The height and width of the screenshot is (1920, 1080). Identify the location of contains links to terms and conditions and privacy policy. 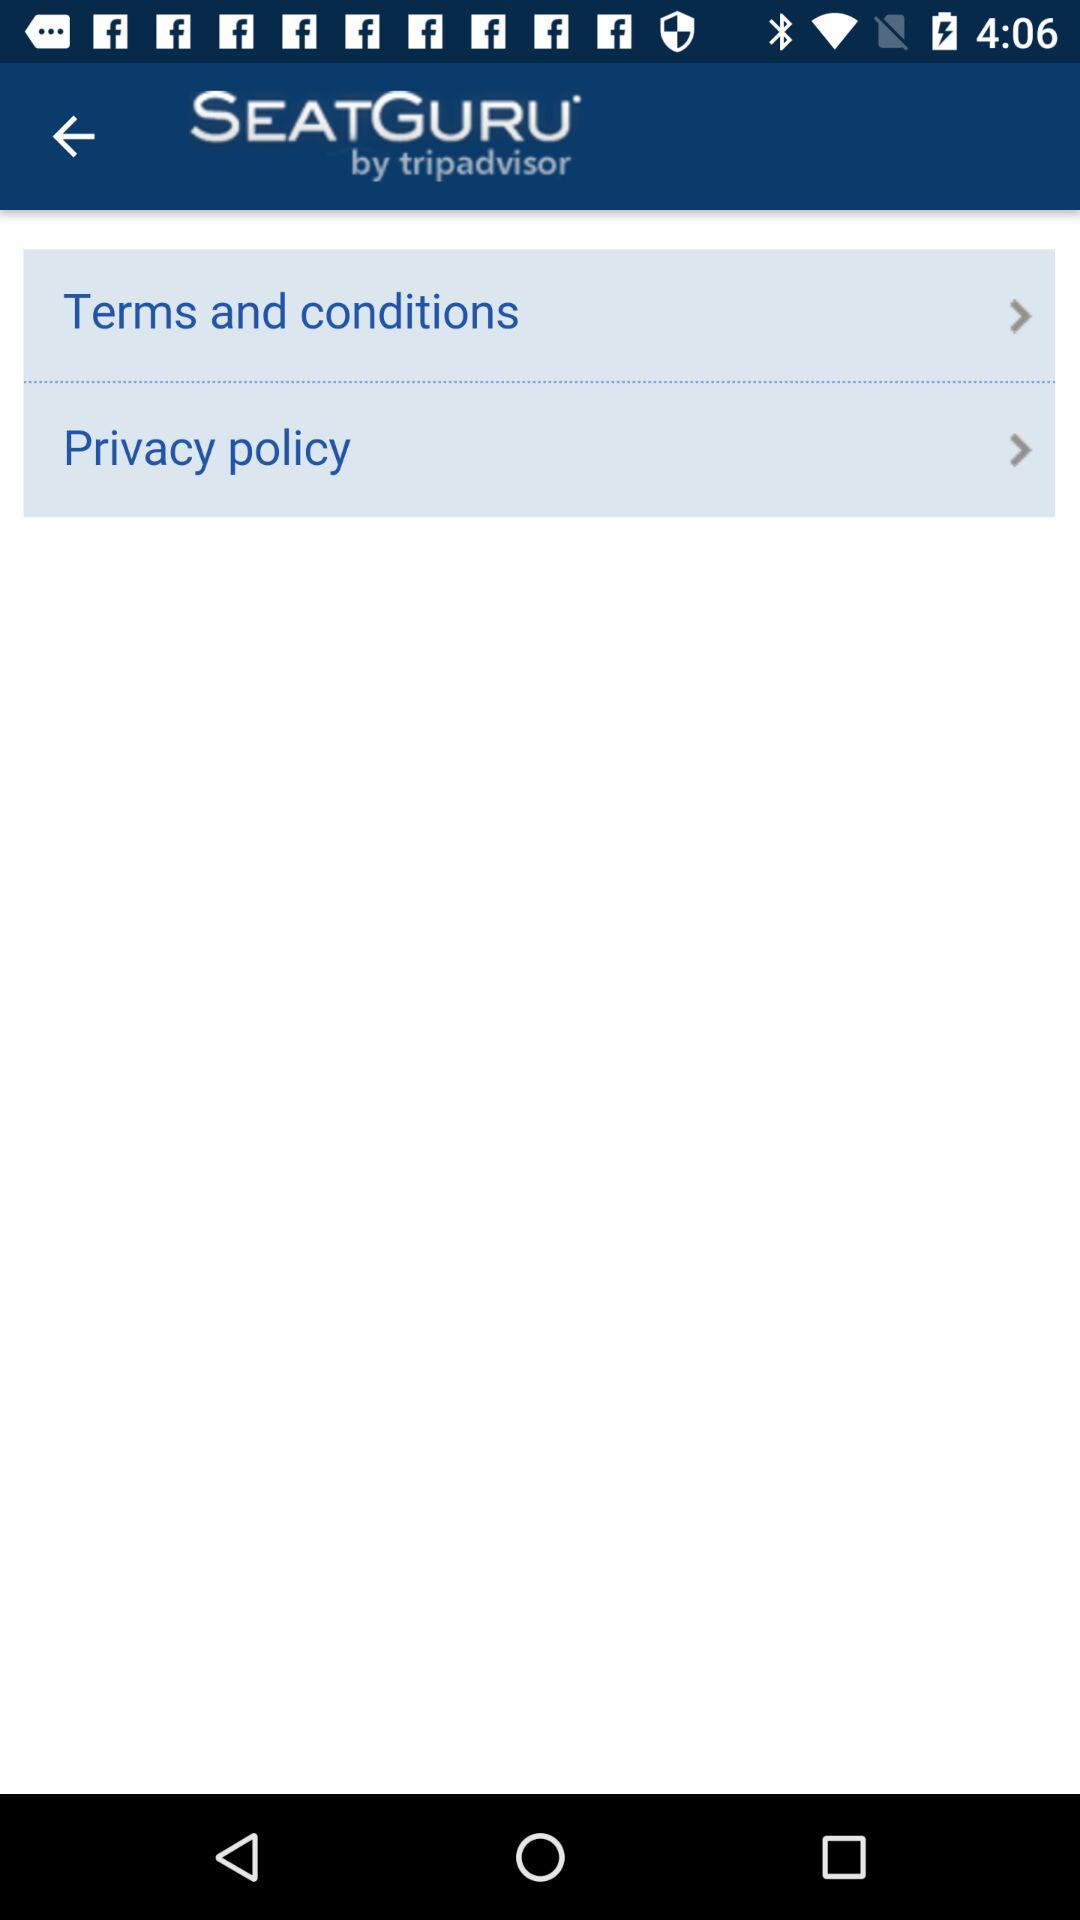
(540, 1002).